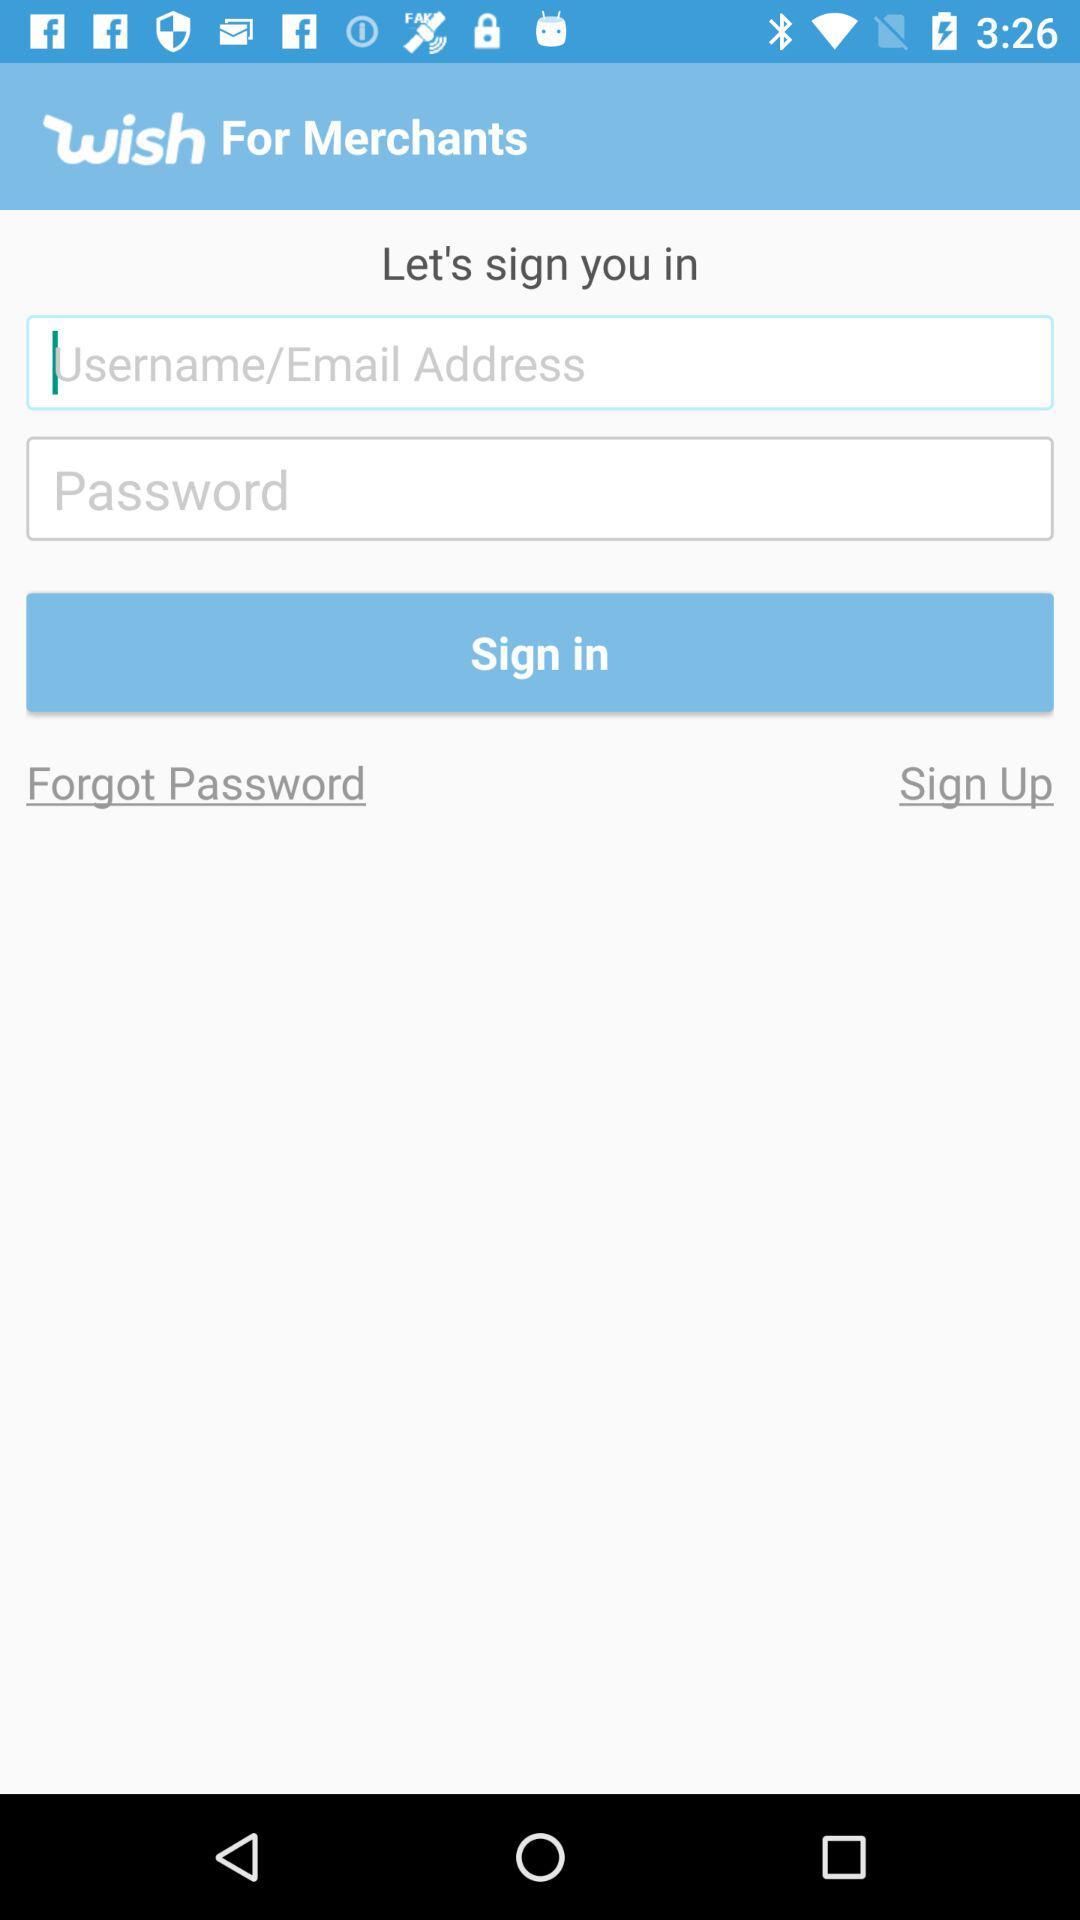 The height and width of the screenshot is (1920, 1080). Describe the element at coordinates (795, 780) in the screenshot. I see `item next to the forgot password icon` at that location.